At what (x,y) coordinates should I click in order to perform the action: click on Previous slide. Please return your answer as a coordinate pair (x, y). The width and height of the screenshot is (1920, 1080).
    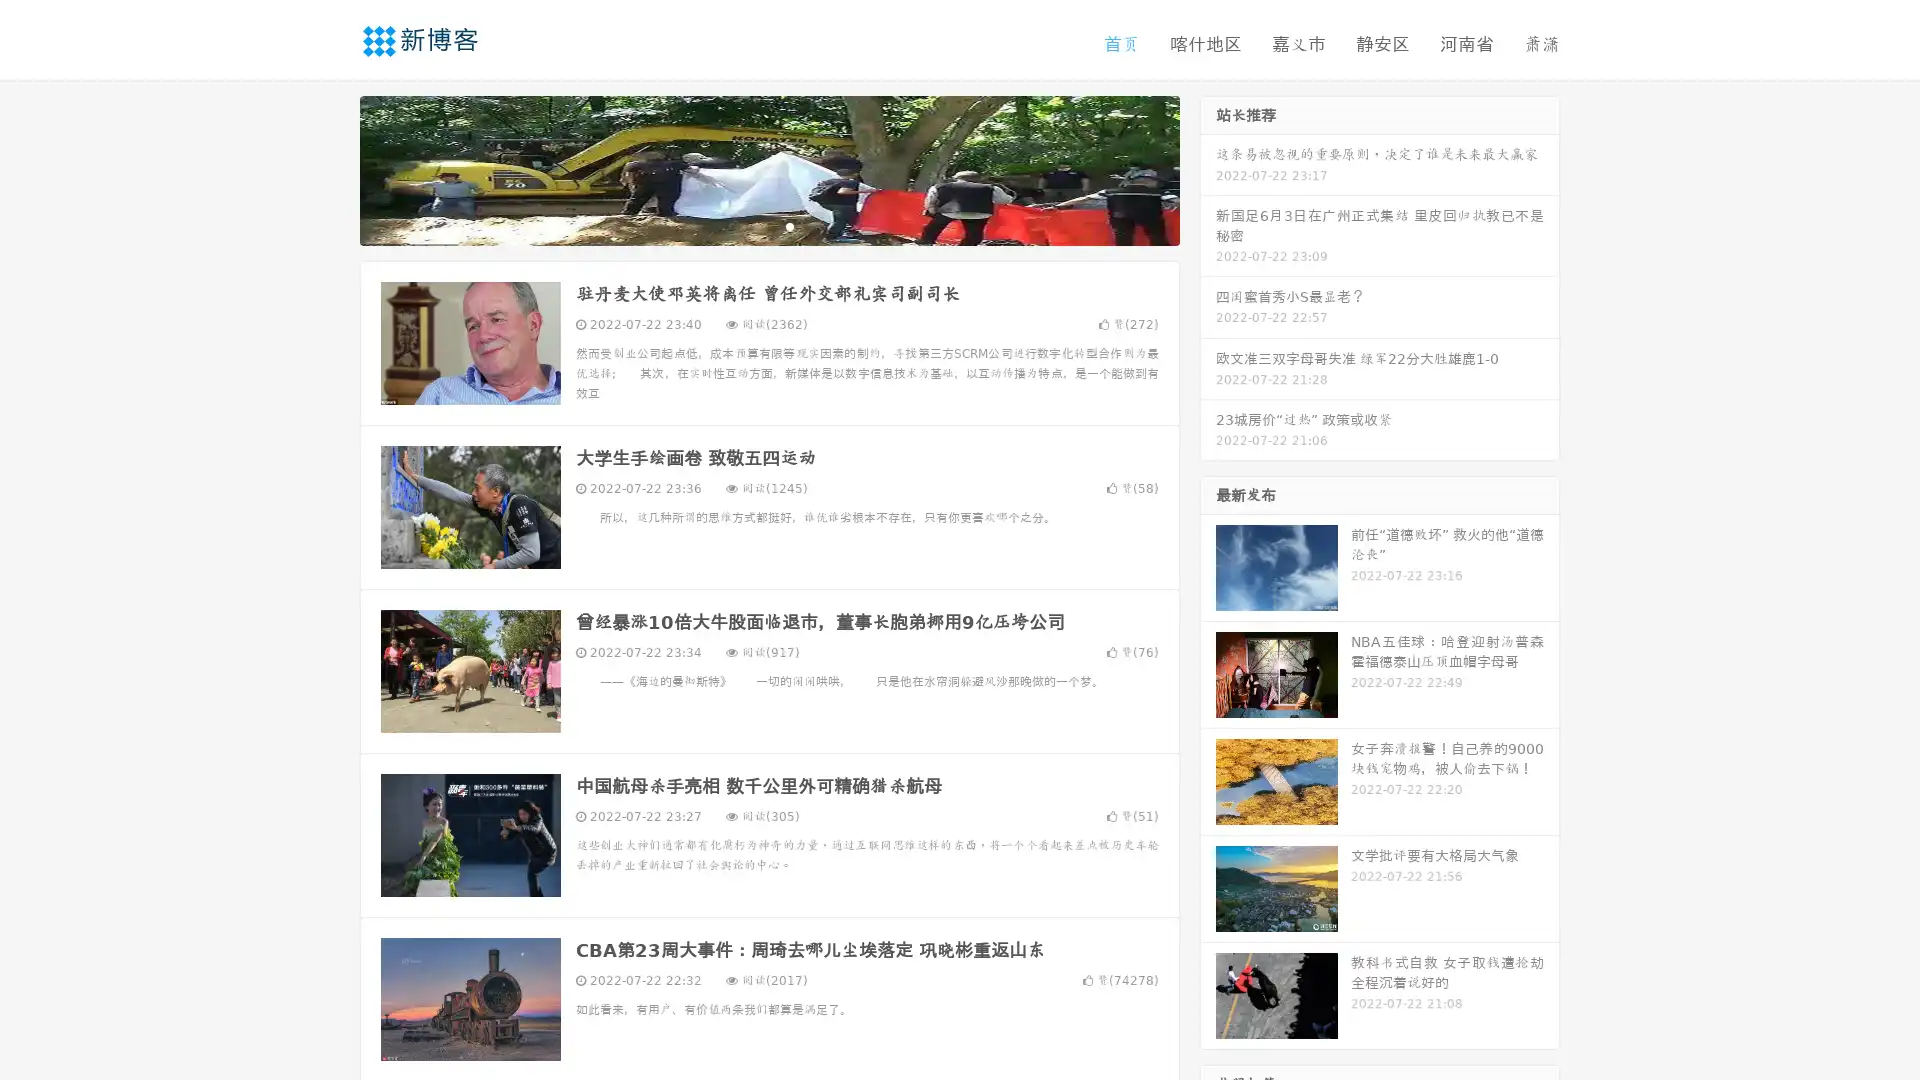
    Looking at the image, I should click on (330, 168).